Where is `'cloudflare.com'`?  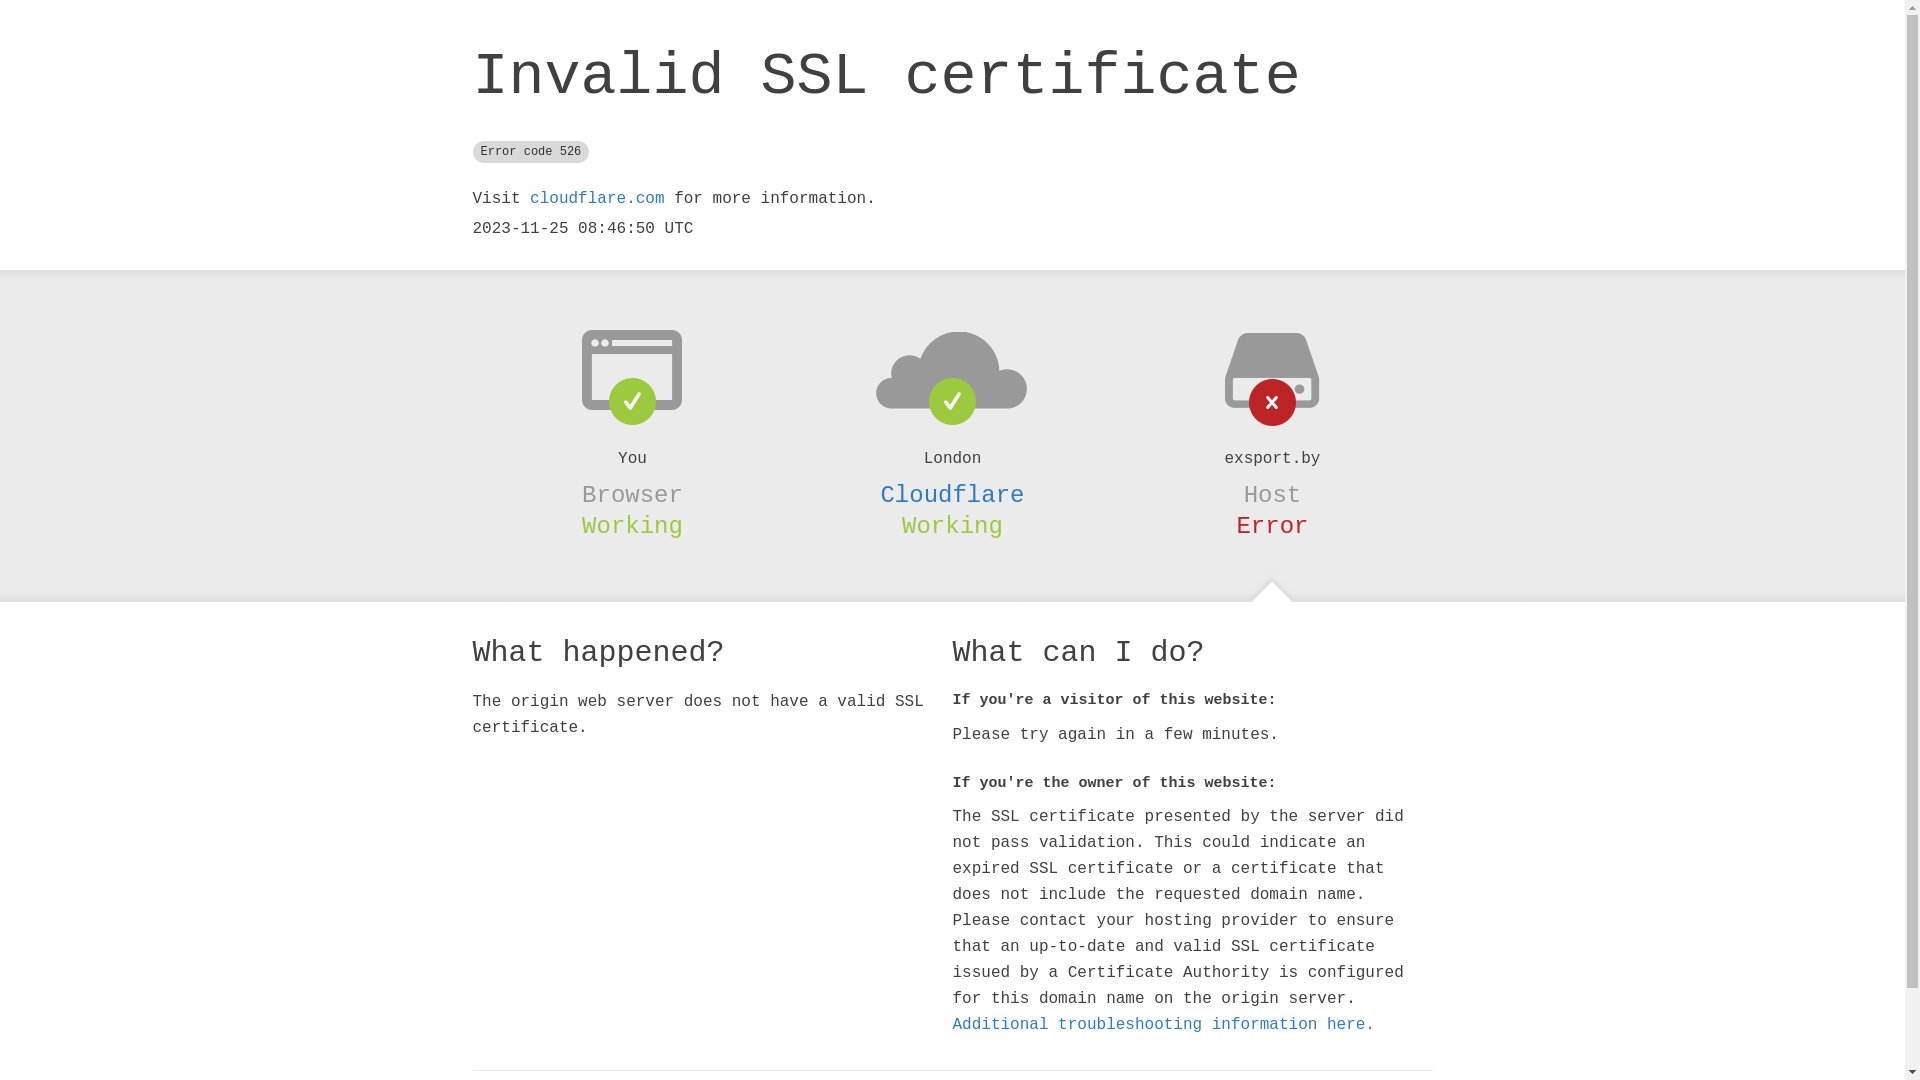 'cloudflare.com' is located at coordinates (595, 199).